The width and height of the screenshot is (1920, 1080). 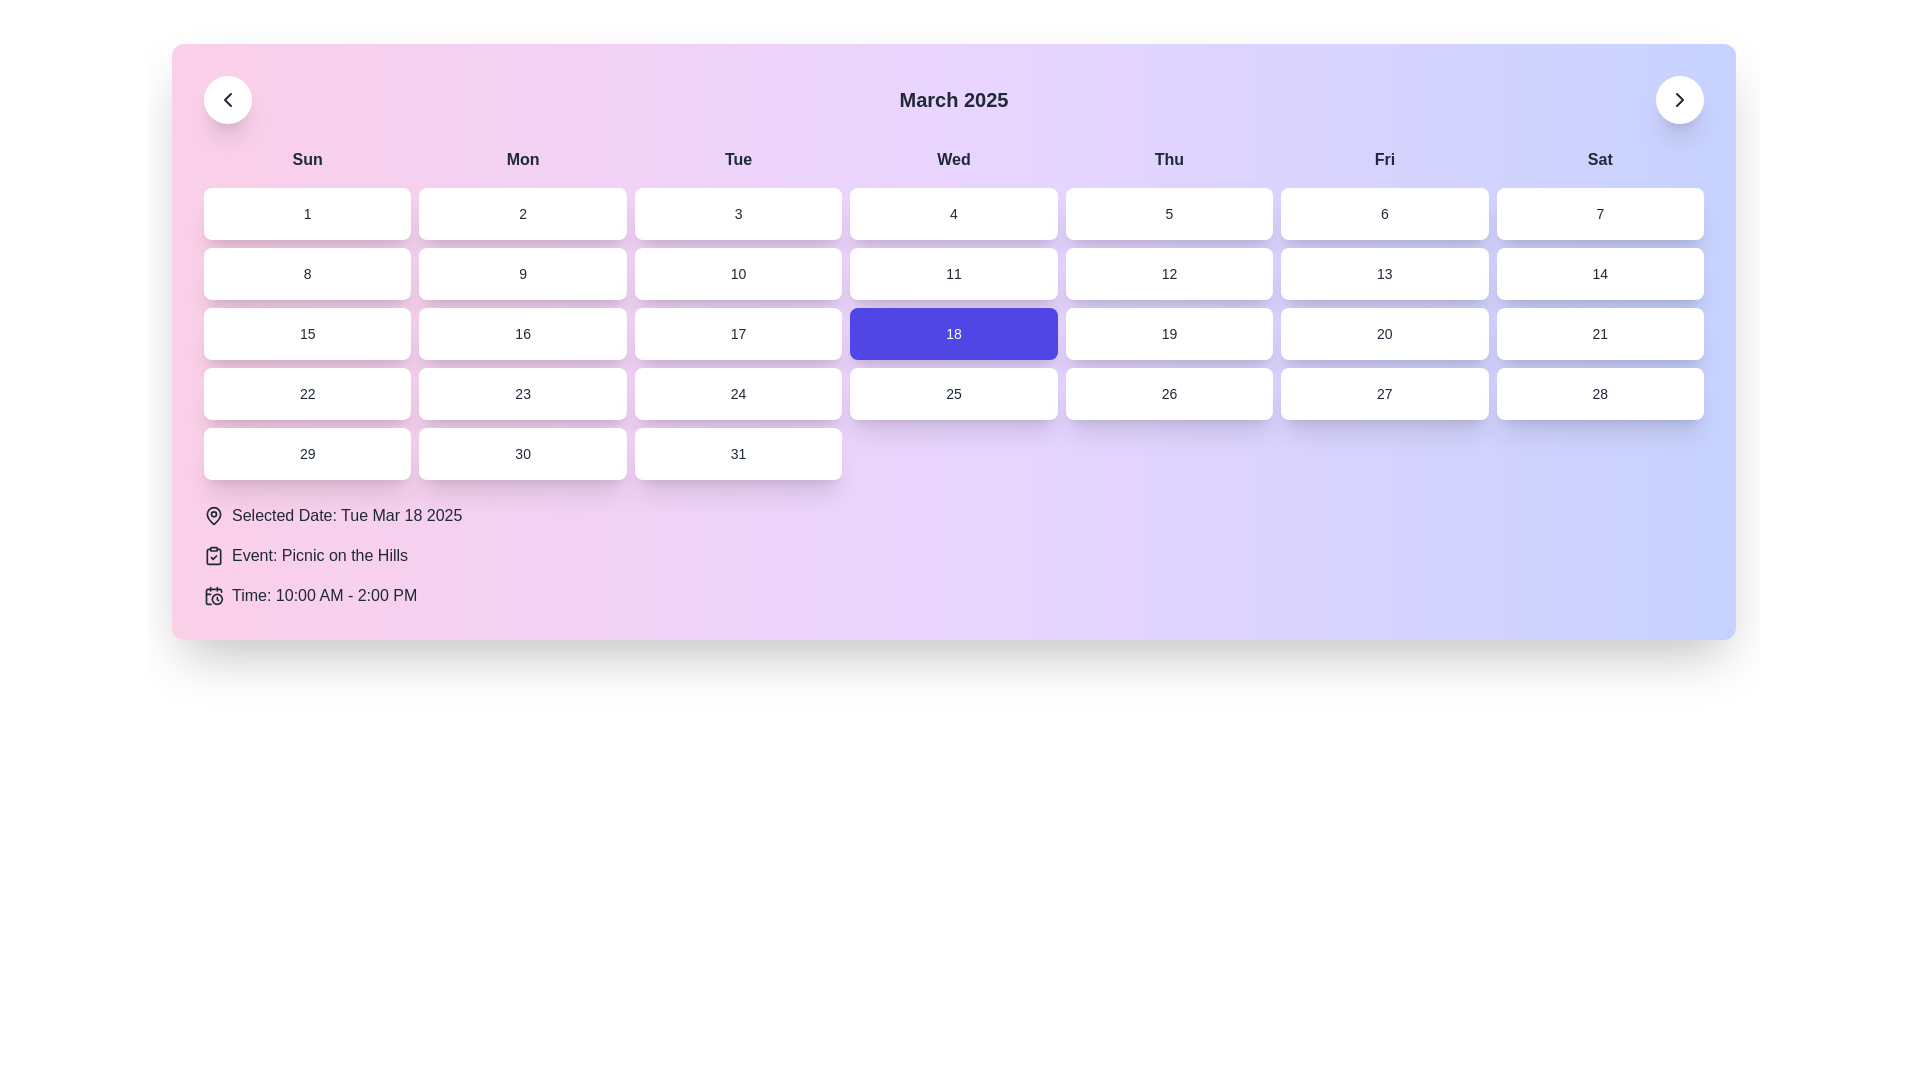 I want to click on the static text display showing 'Selected Date: Tue Mar 18 2025', which is bold and located to the right of a map pin icon, so click(x=347, y=515).